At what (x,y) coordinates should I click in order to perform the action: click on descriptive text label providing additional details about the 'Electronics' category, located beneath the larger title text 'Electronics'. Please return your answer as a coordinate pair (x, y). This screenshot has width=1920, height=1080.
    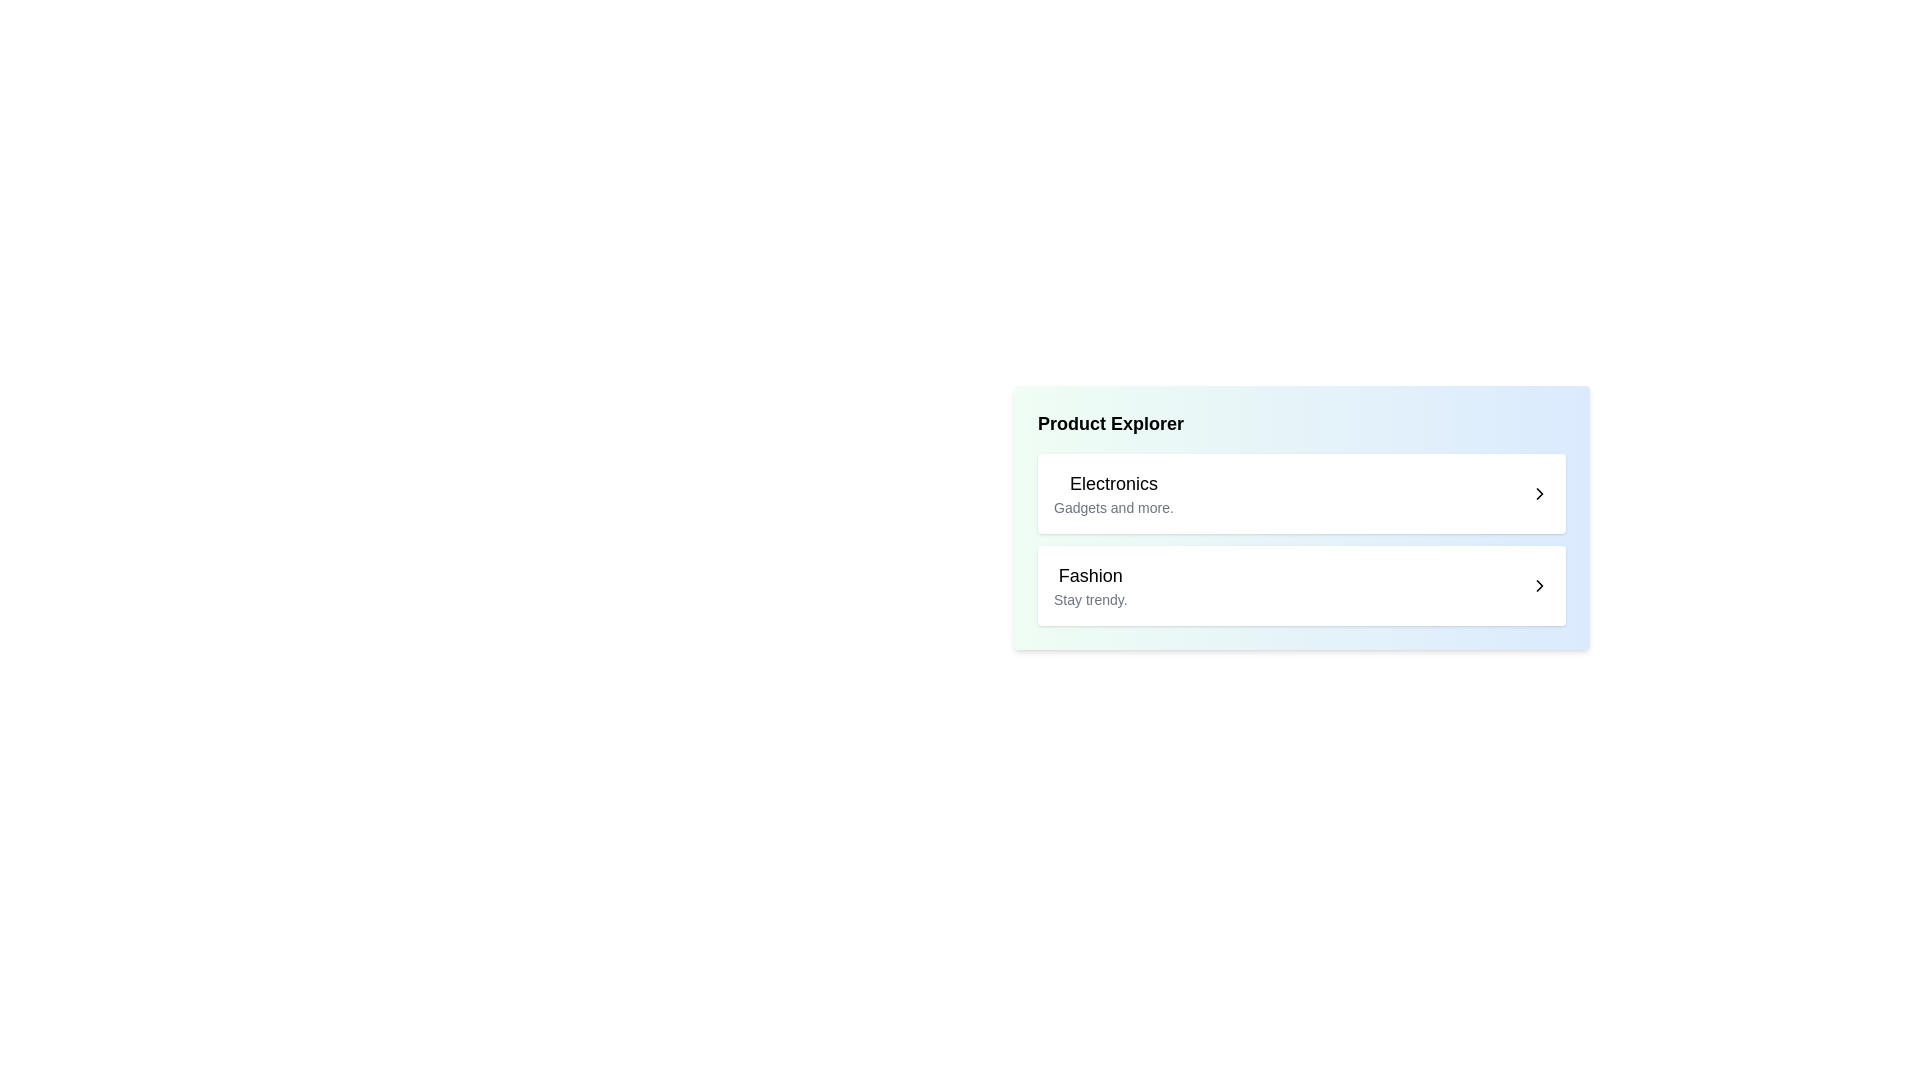
    Looking at the image, I should click on (1112, 507).